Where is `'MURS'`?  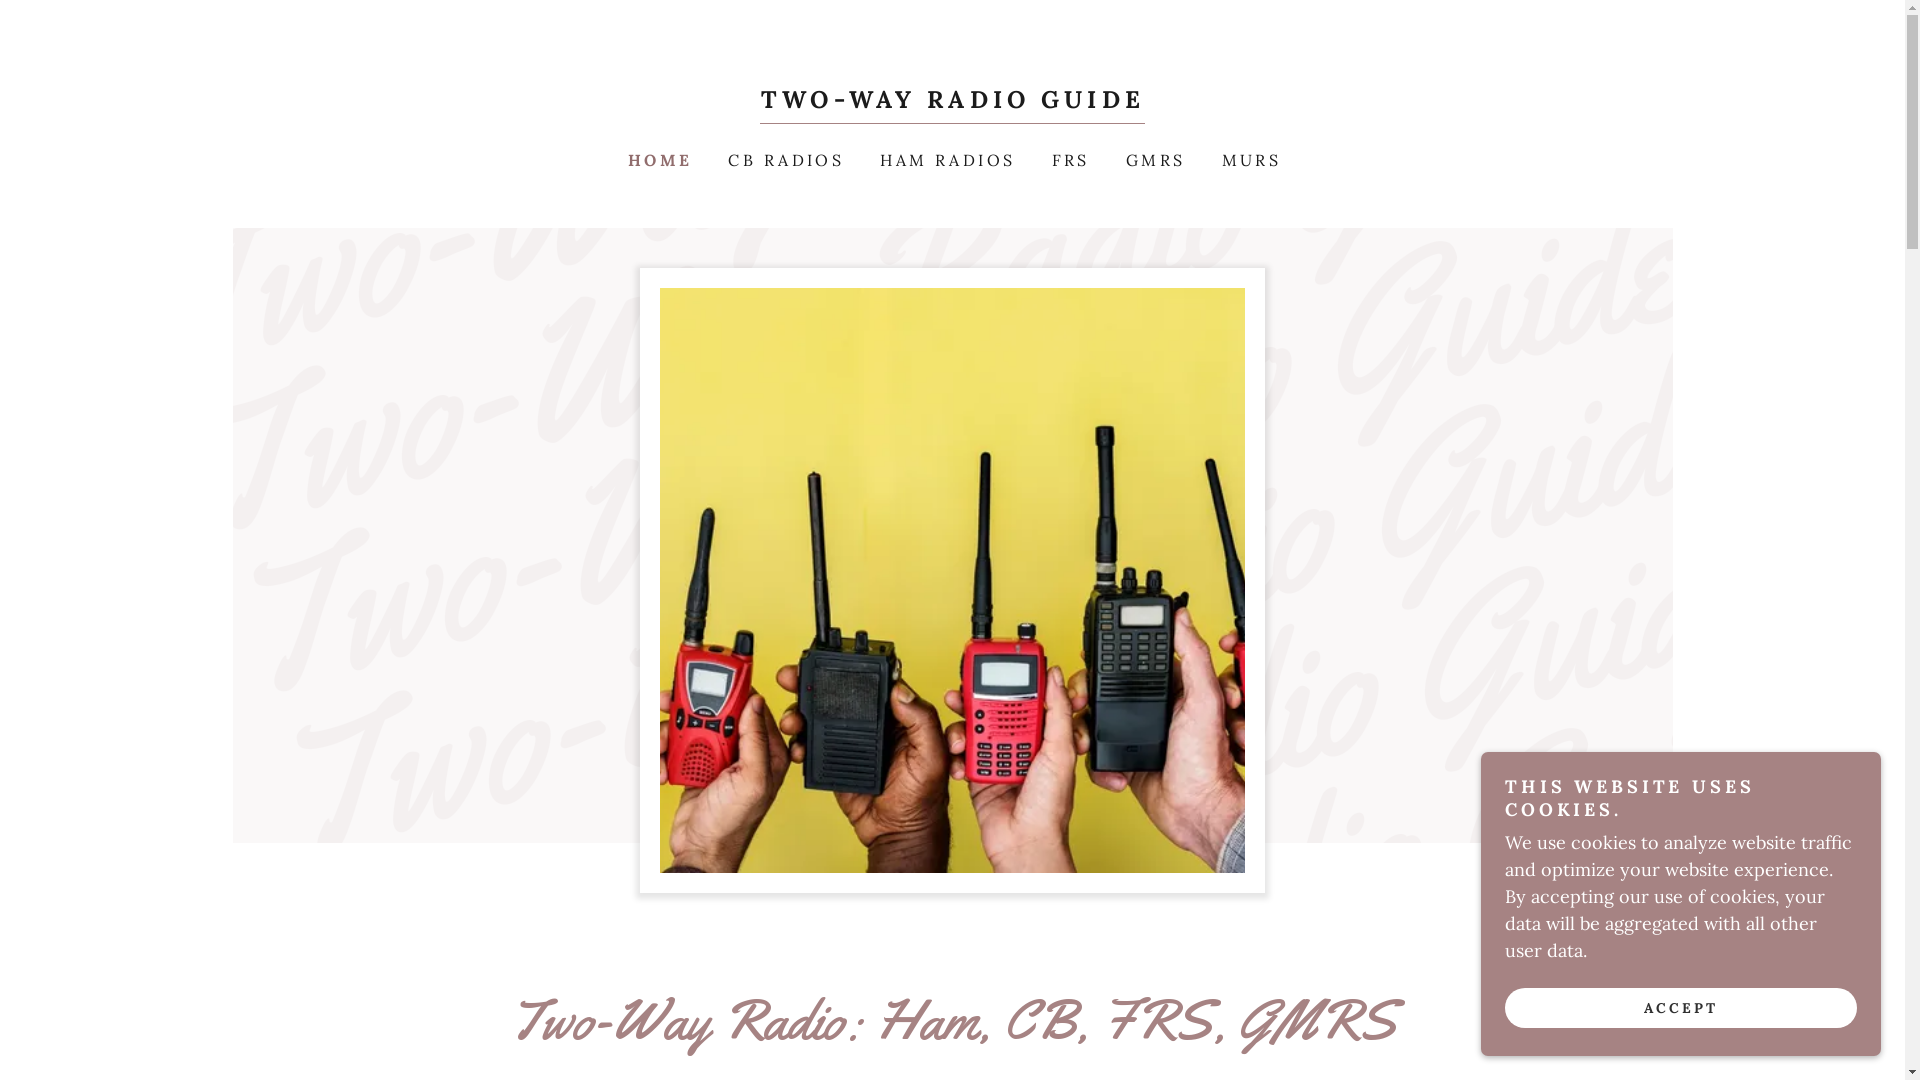 'MURS' is located at coordinates (1210, 158).